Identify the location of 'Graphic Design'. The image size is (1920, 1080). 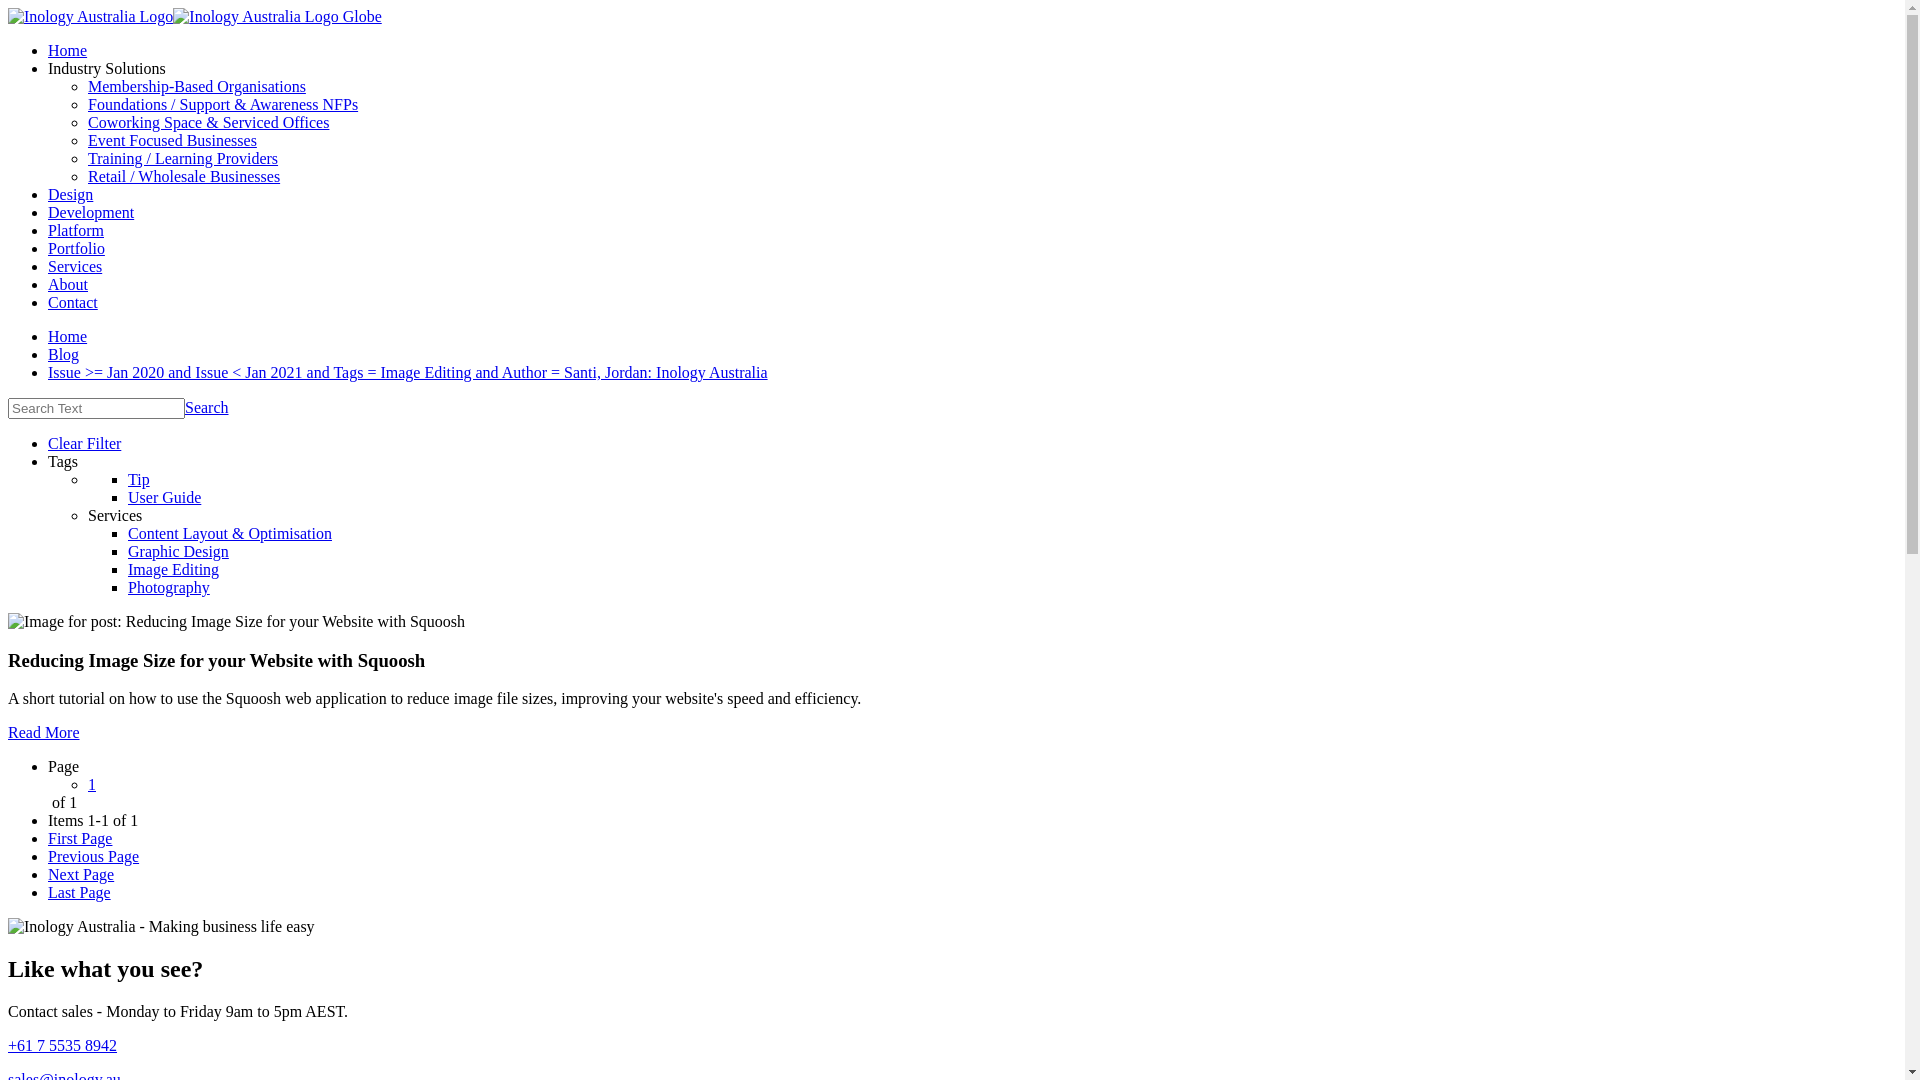
(178, 551).